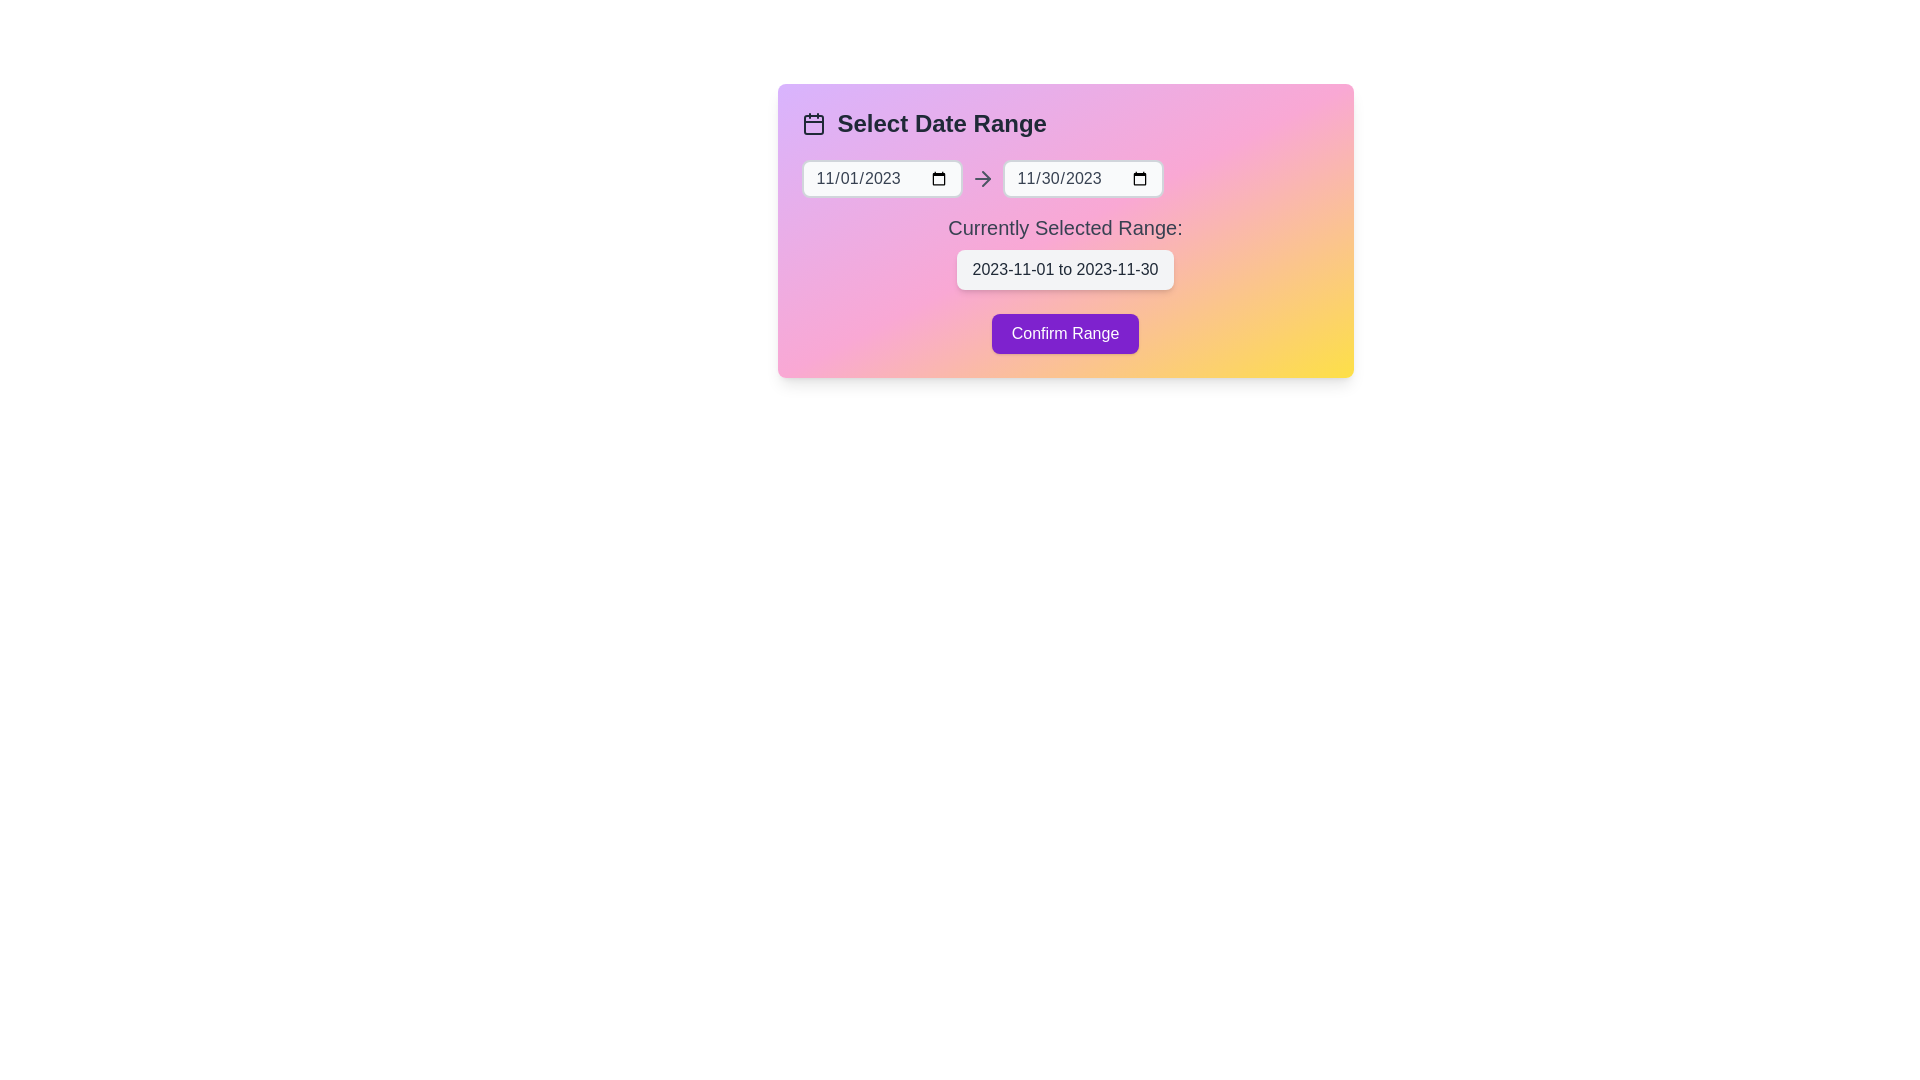 This screenshot has width=1920, height=1080. I want to click on the end date input field to select a date, so click(1082, 177).